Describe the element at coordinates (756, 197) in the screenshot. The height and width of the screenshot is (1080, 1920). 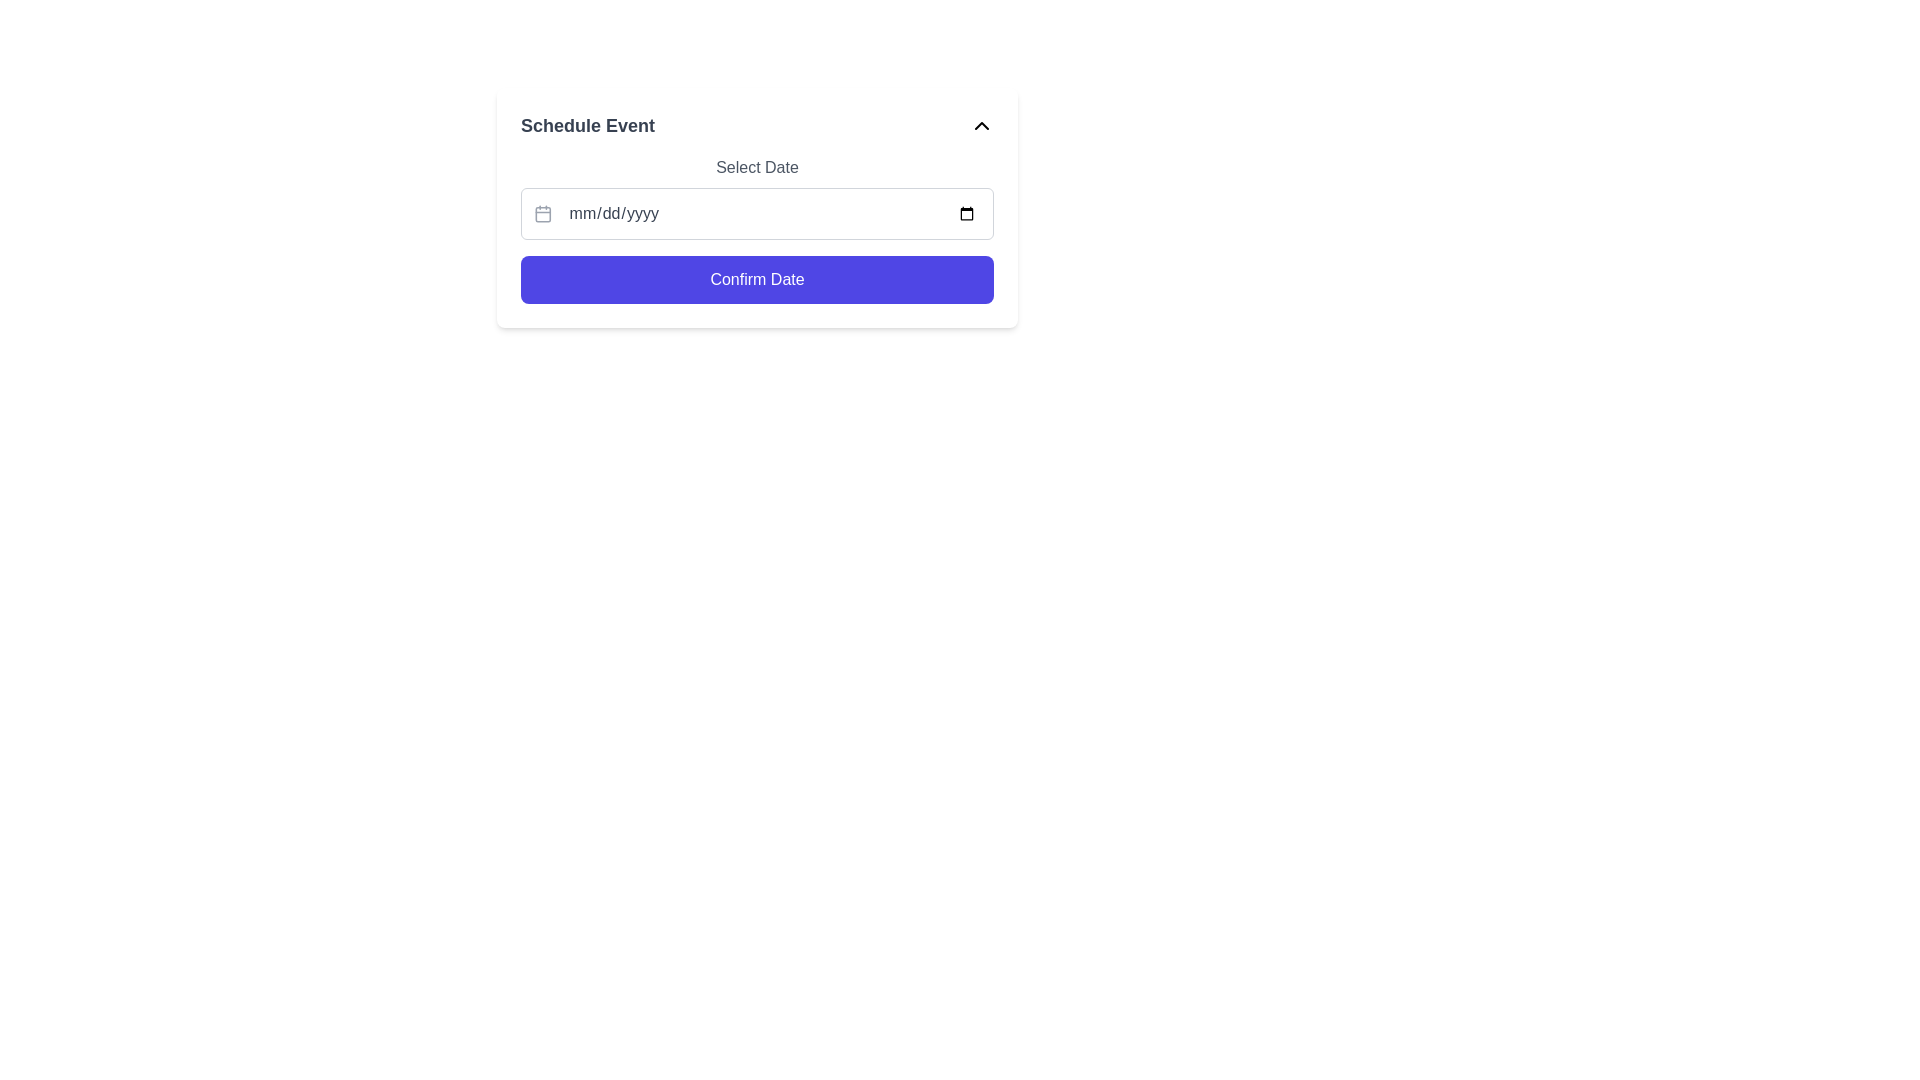
I see `a date from the calendar picker in the Date Picker Component labeled 'Select Date', located within the 'Schedule Event' form` at that location.